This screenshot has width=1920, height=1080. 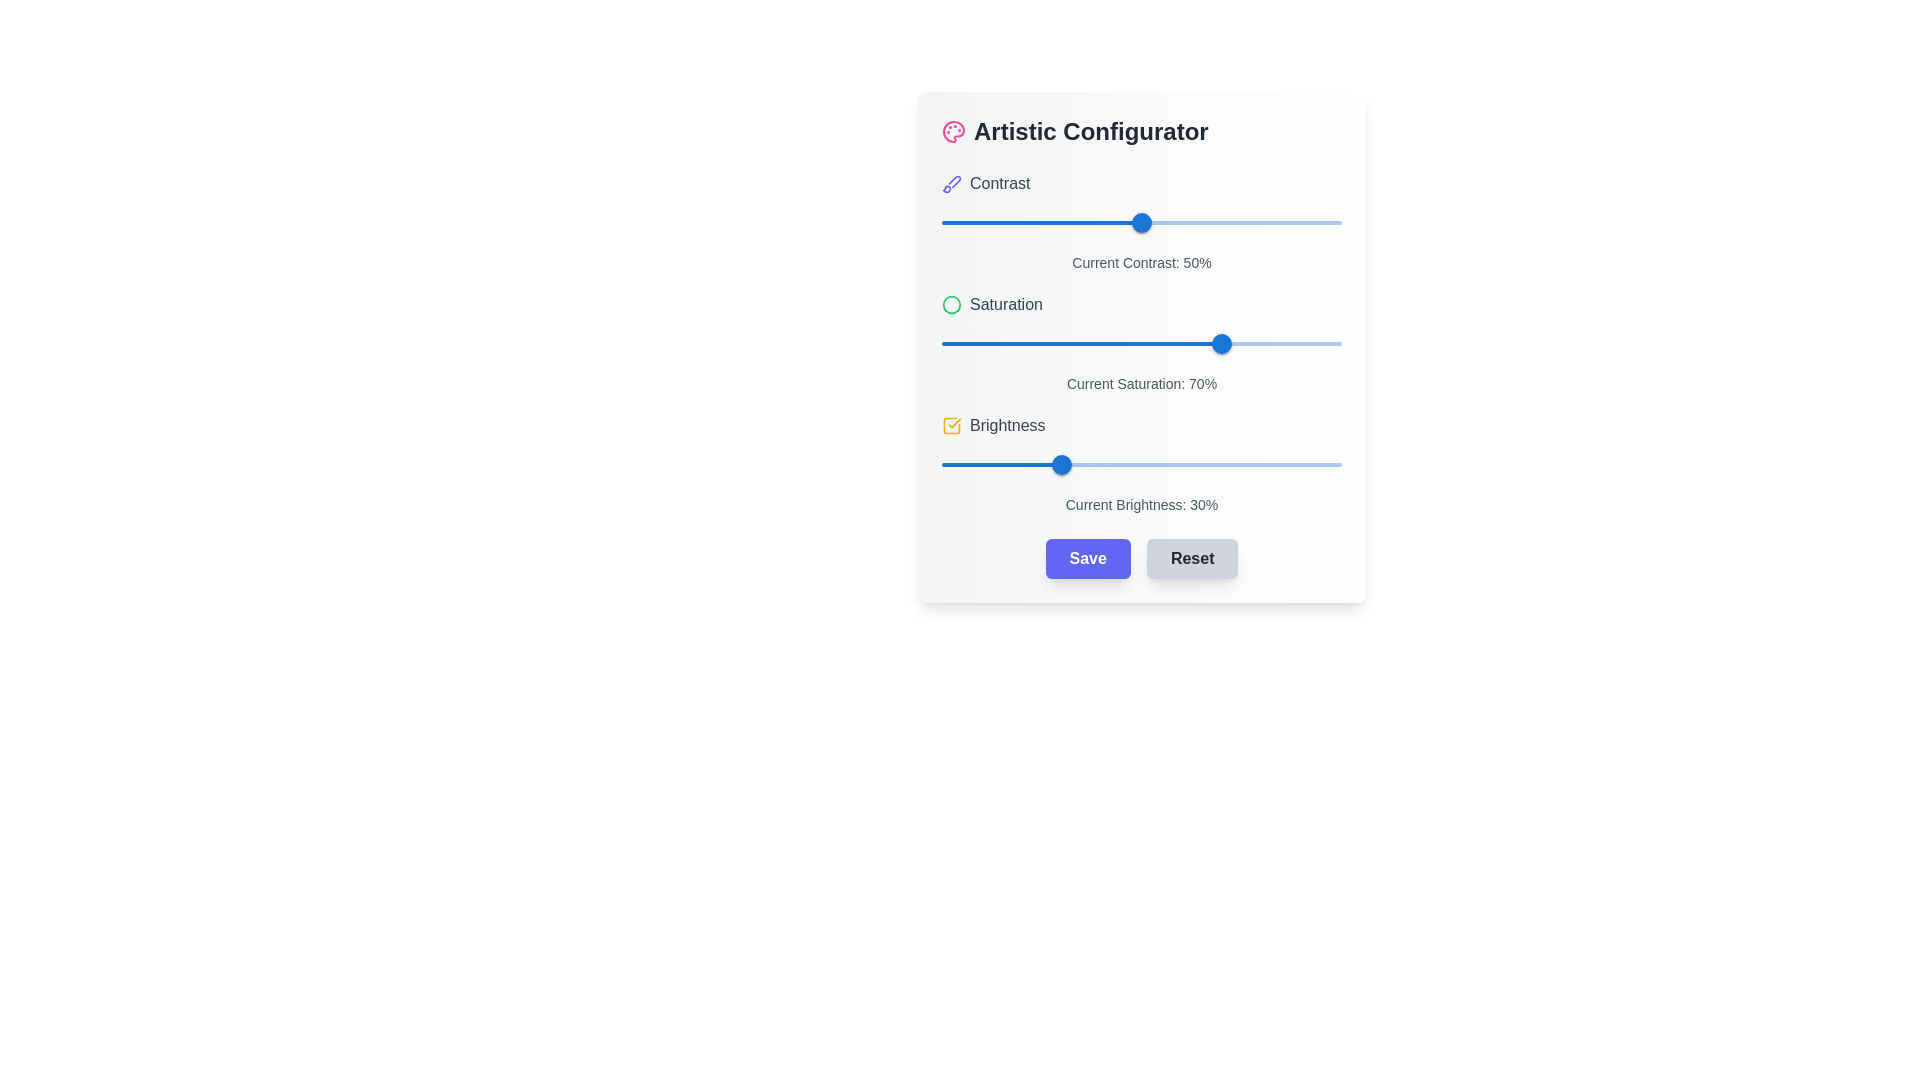 I want to click on contrast, so click(x=1272, y=223).